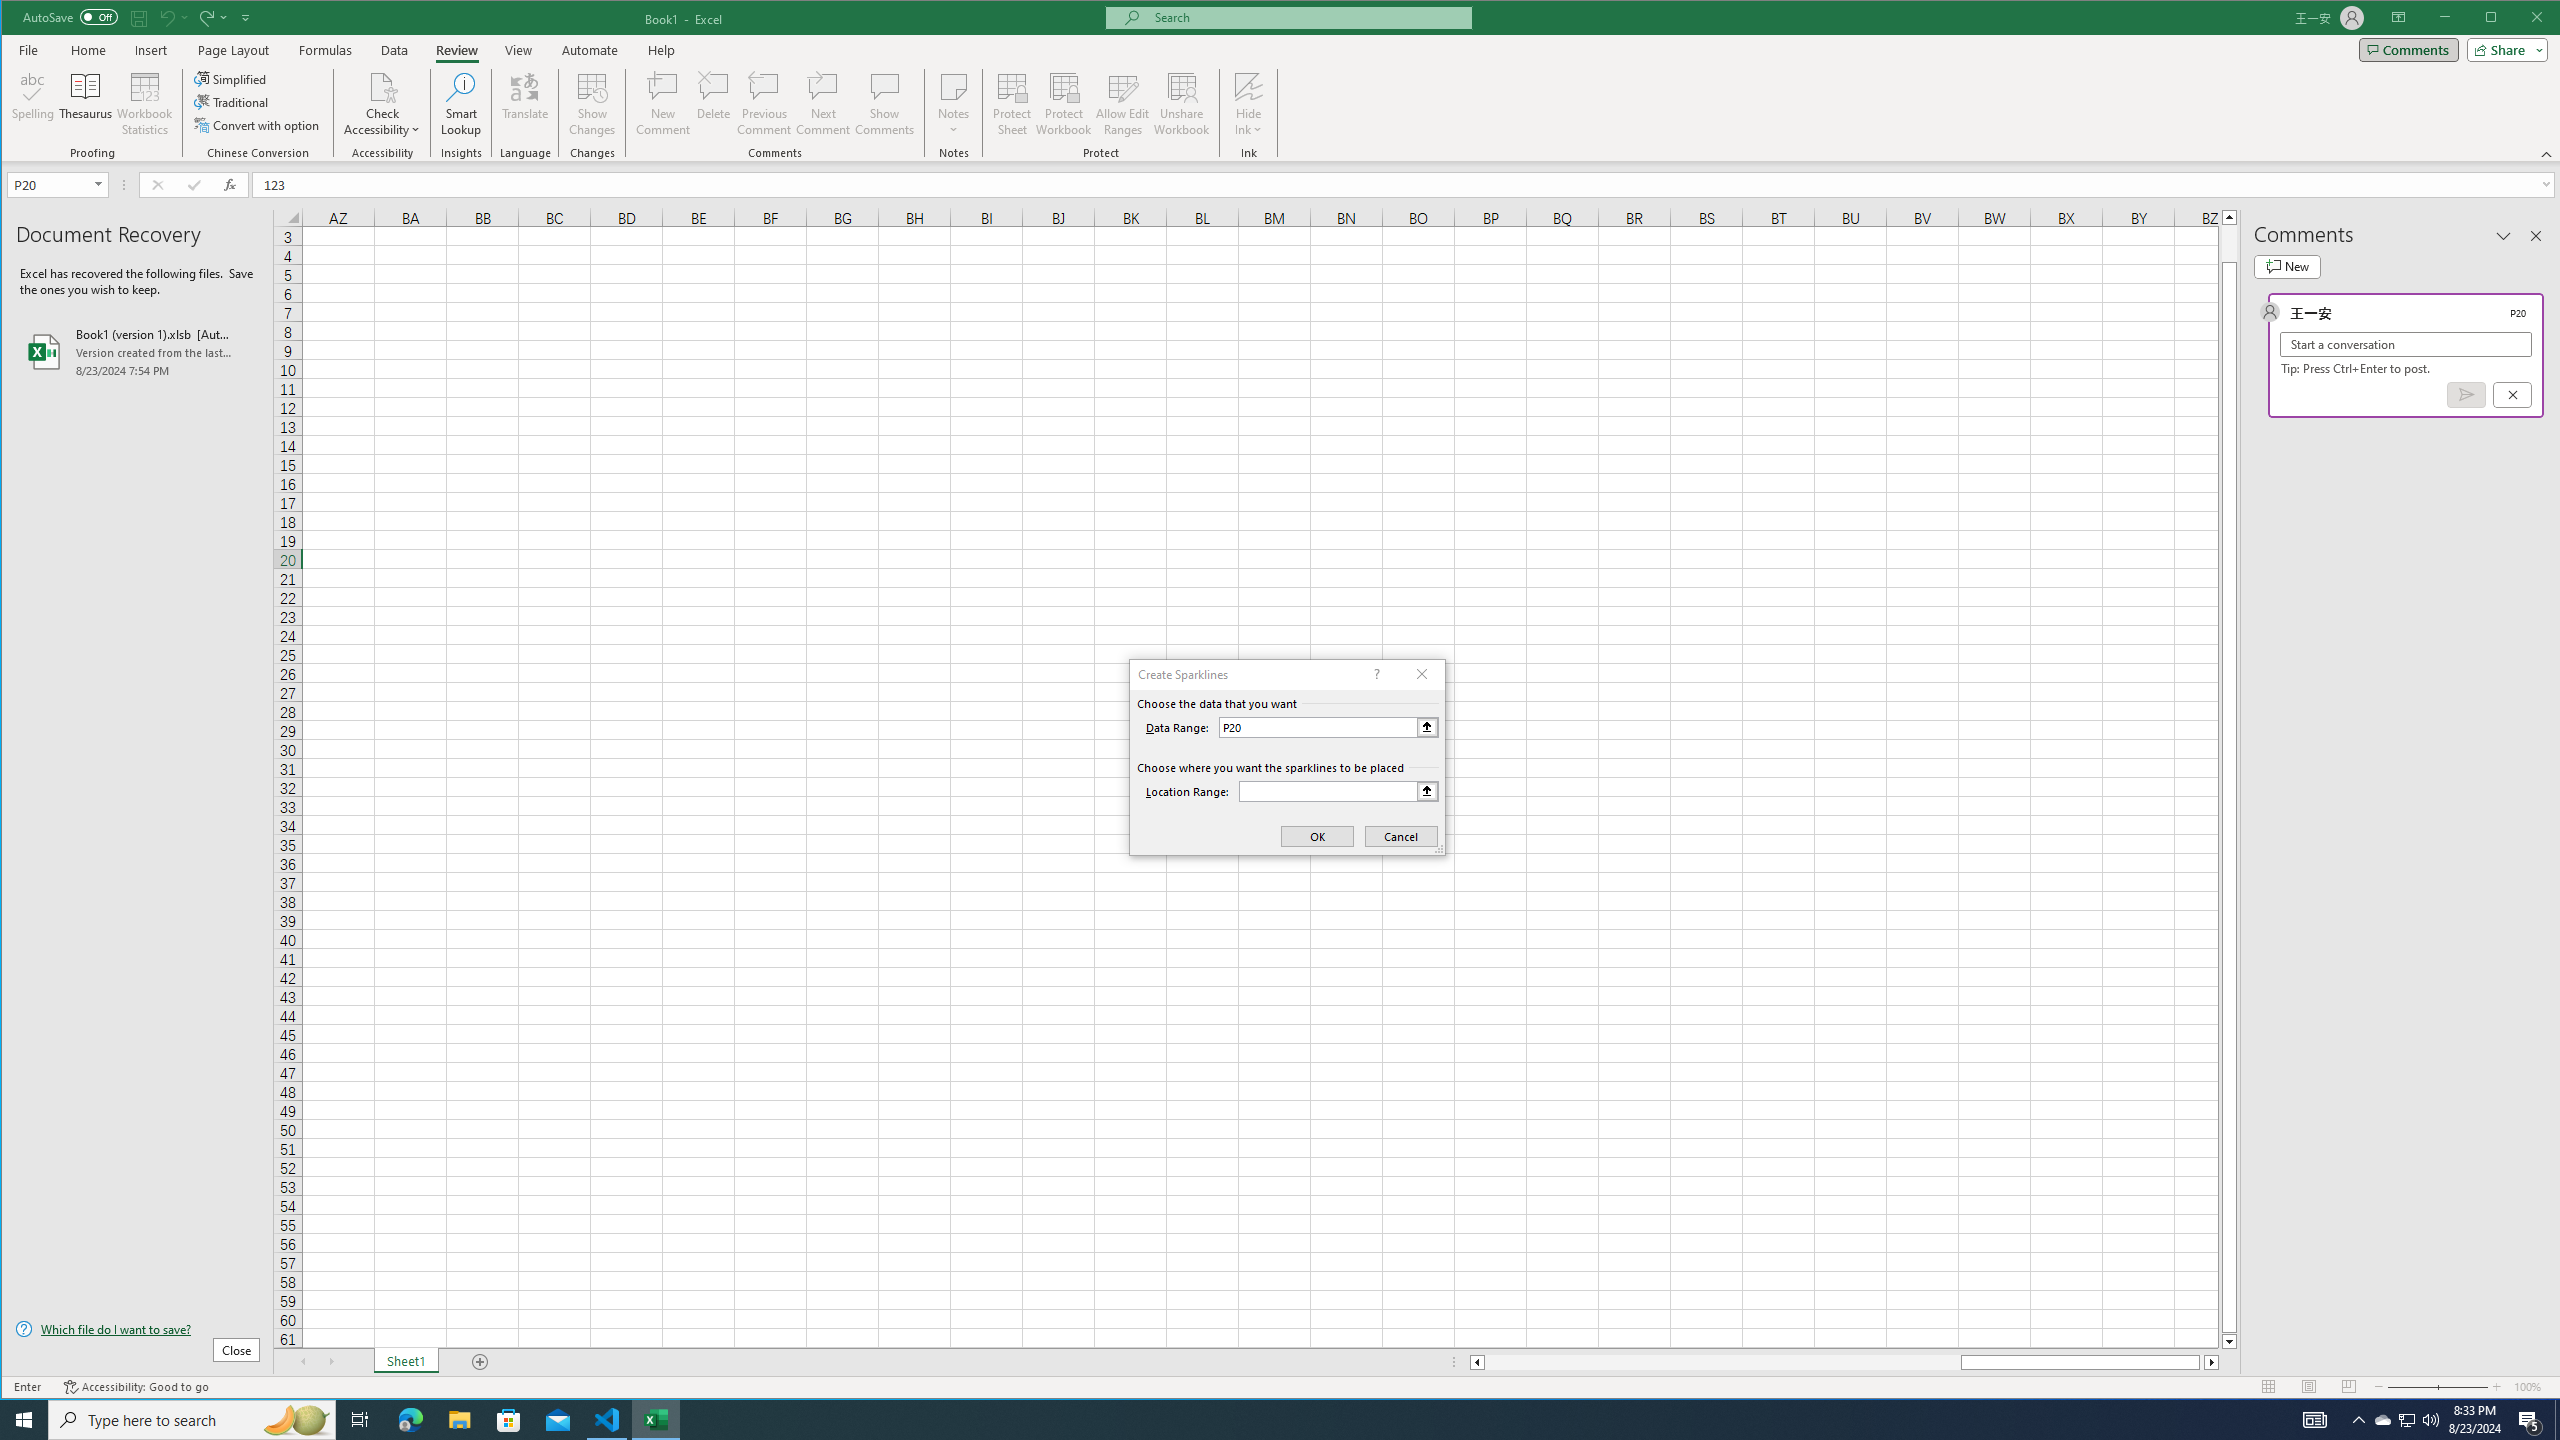  Describe the element at coordinates (382, 103) in the screenshot. I see `'Check Accessibility'` at that location.